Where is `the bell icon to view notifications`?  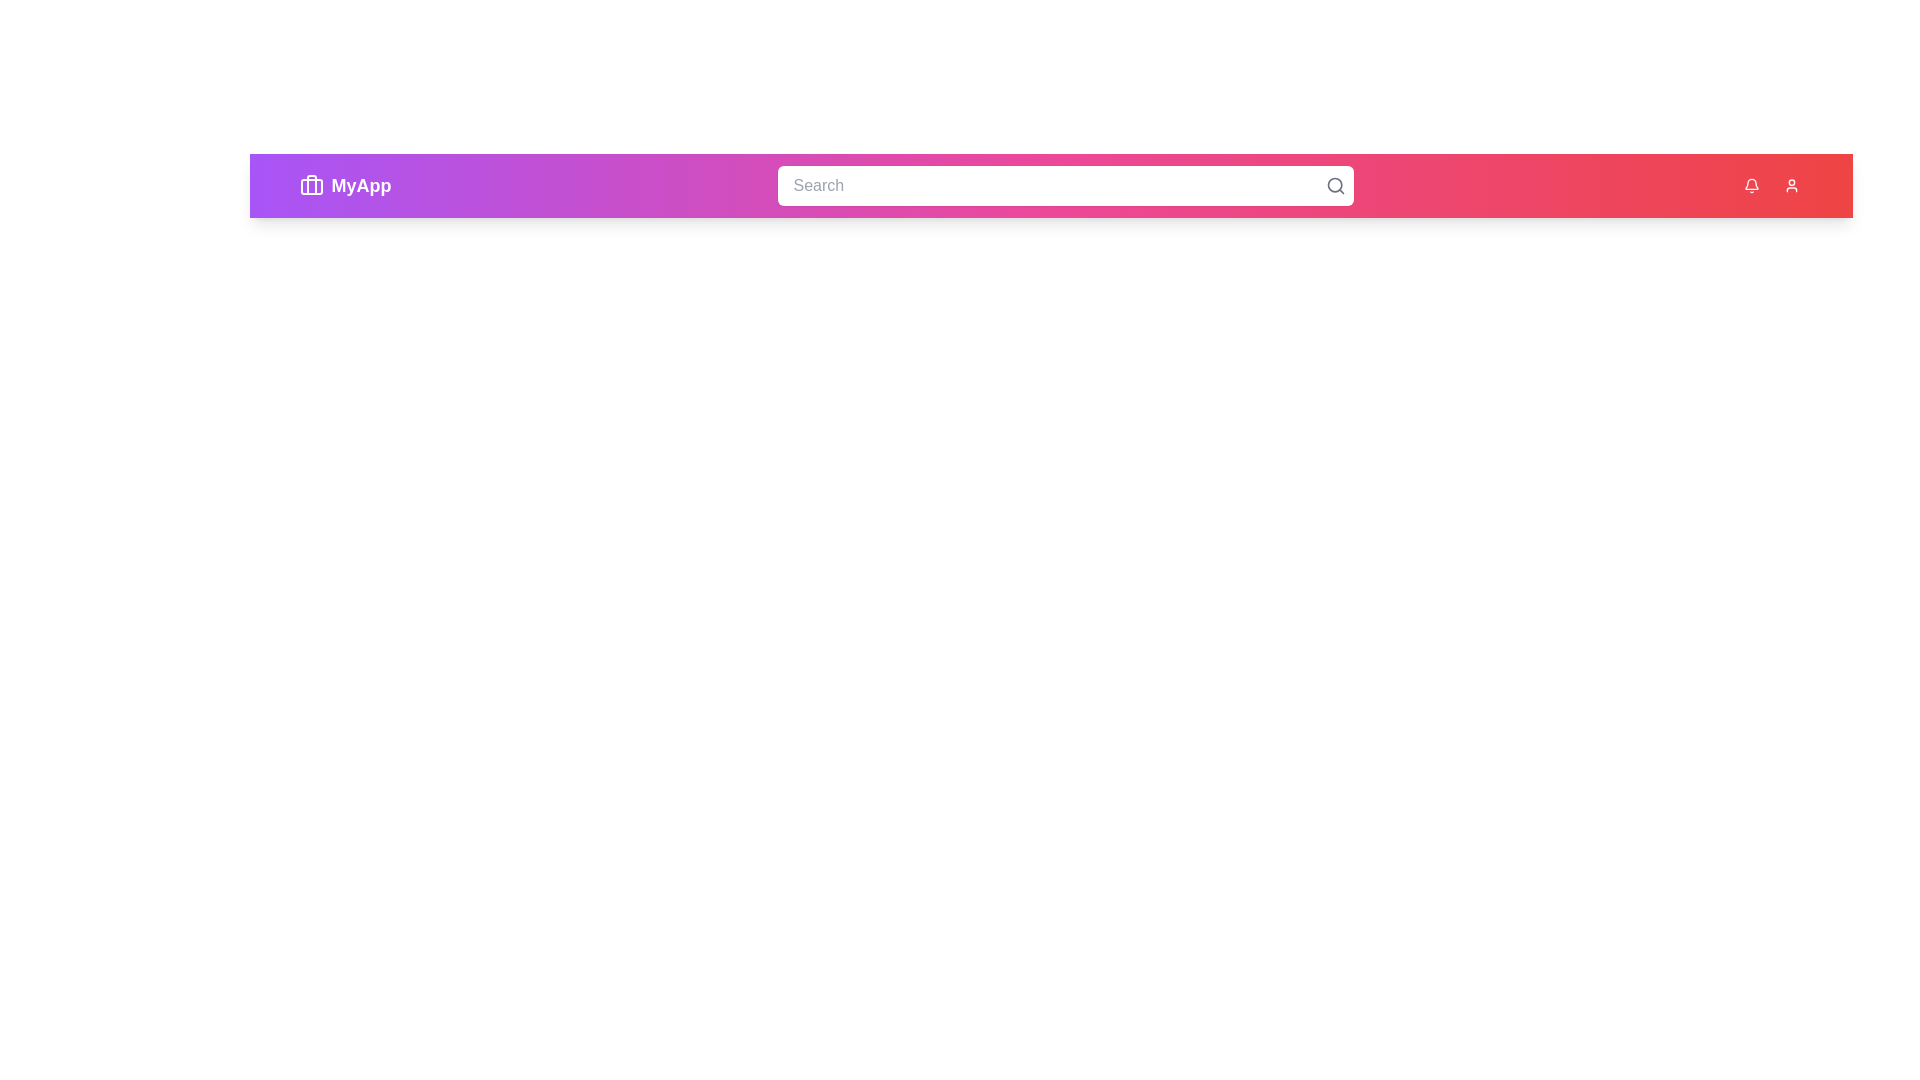
the bell icon to view notifications is located at coordinates (1750, 185).